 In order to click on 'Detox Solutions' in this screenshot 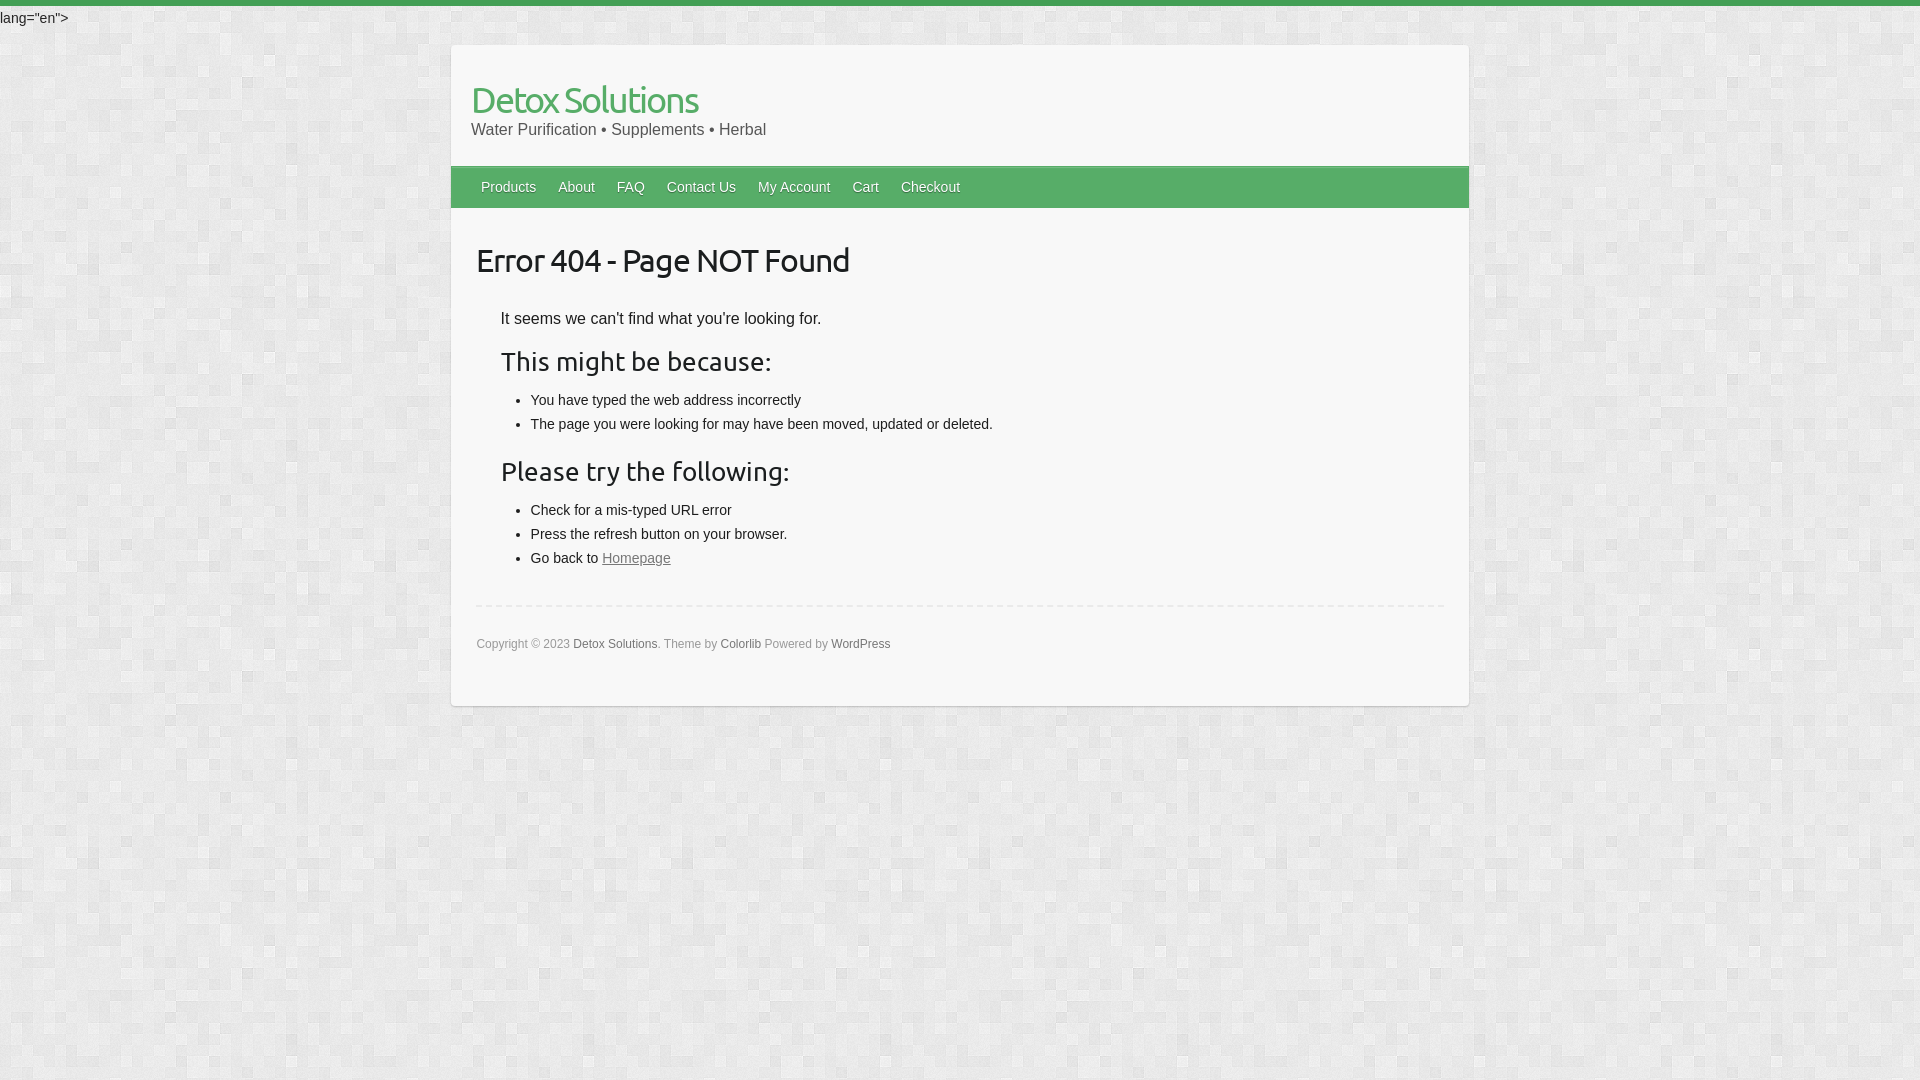, I will do `click(613, 644)`.